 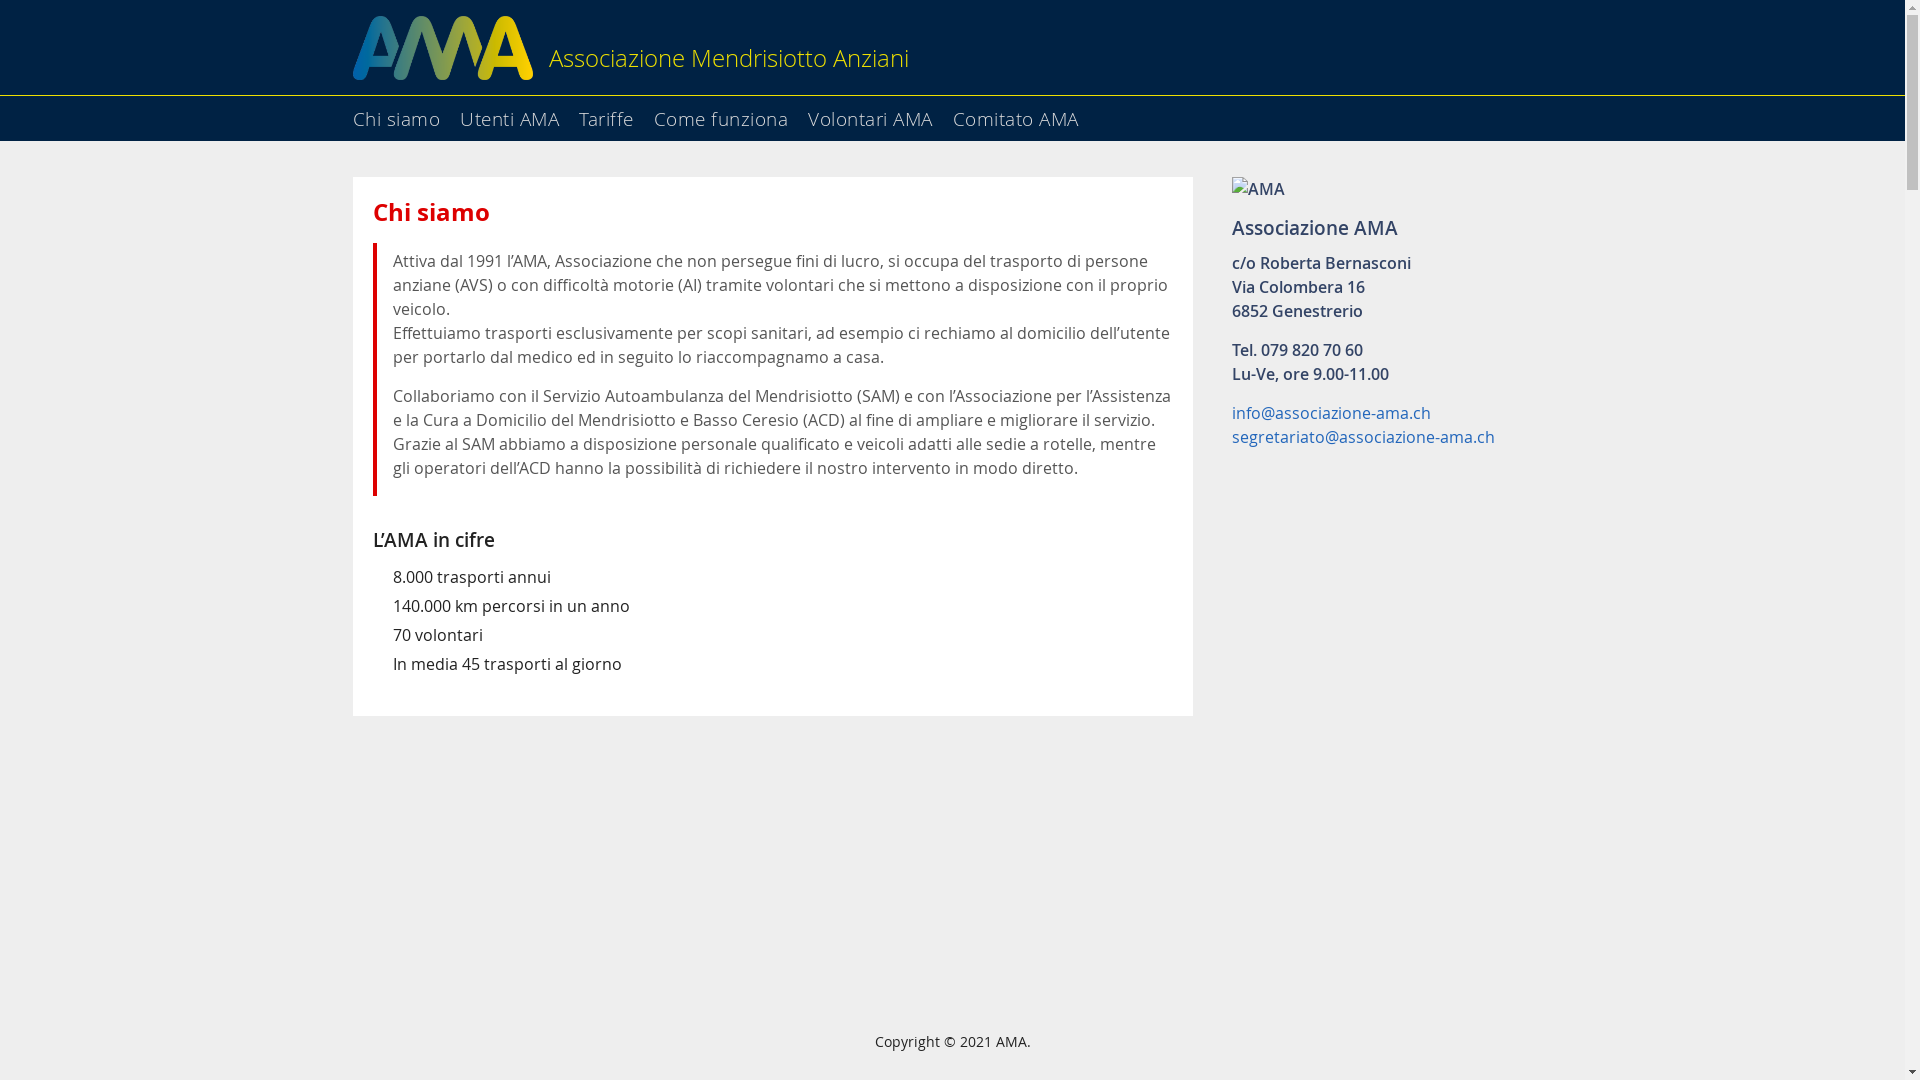 What do you see at coordinates (1362, 435) in the screenshot?
I see `'segretariato@associazione-ama.ch'` at bounding box center [1362, 435].